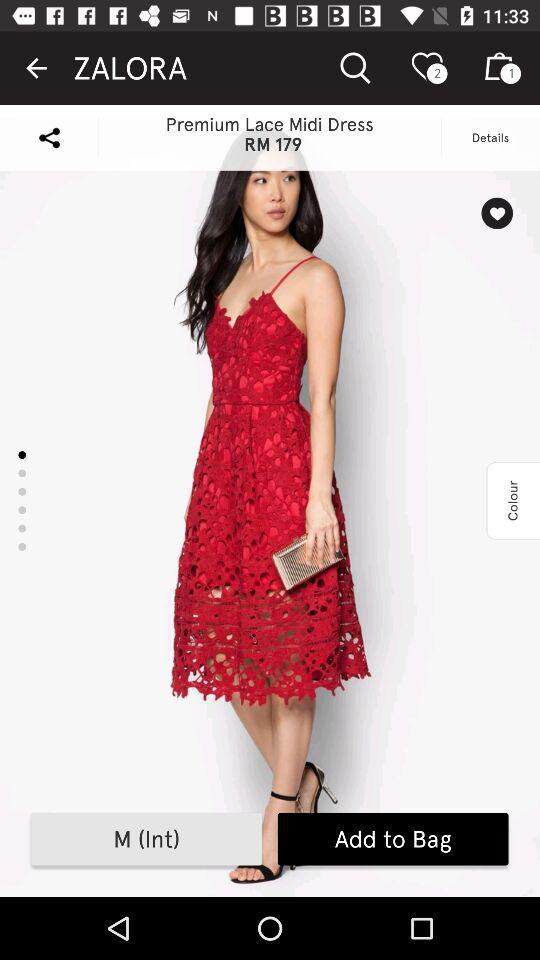 The width and height of the screenshot is (540, 960). I want to click on the item above colour item, so click(496, 213).